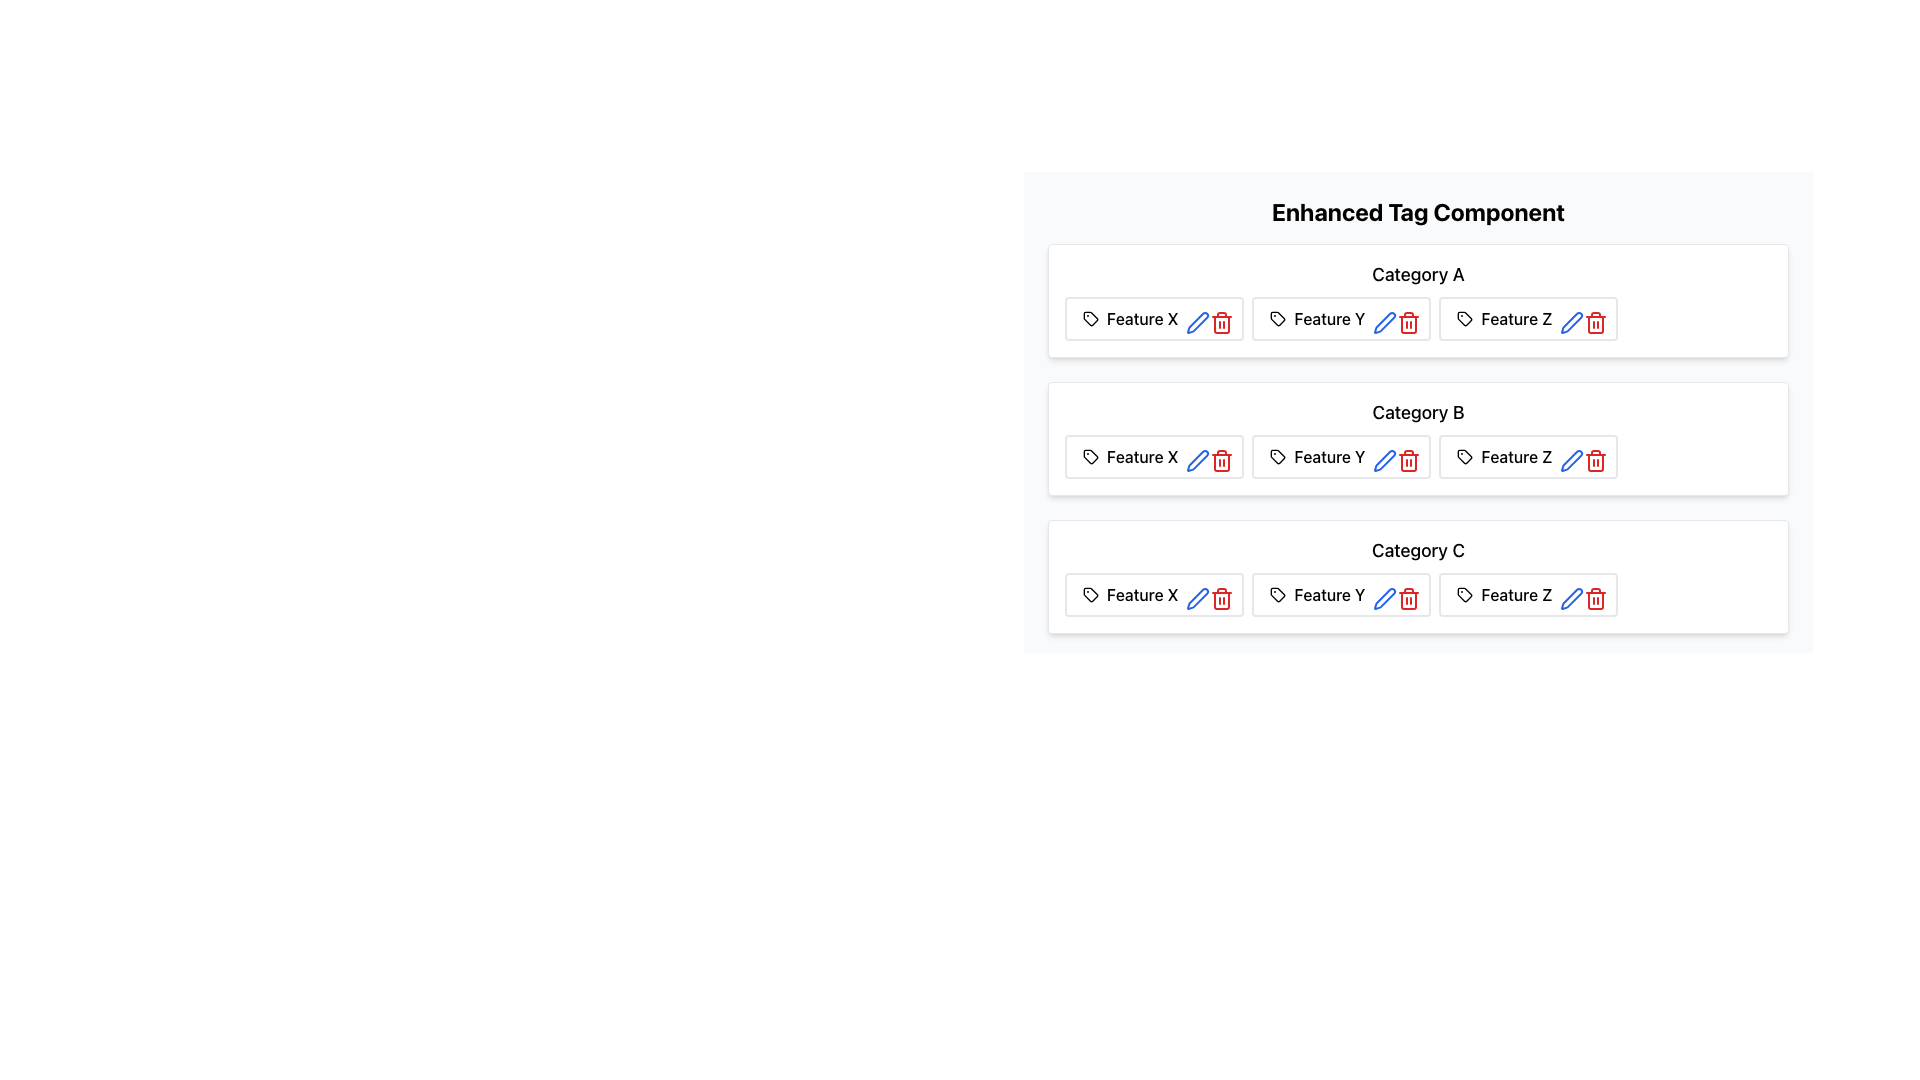  I want to click on the IconButton located in the 'Feature Y' card, so click(1380, 593).